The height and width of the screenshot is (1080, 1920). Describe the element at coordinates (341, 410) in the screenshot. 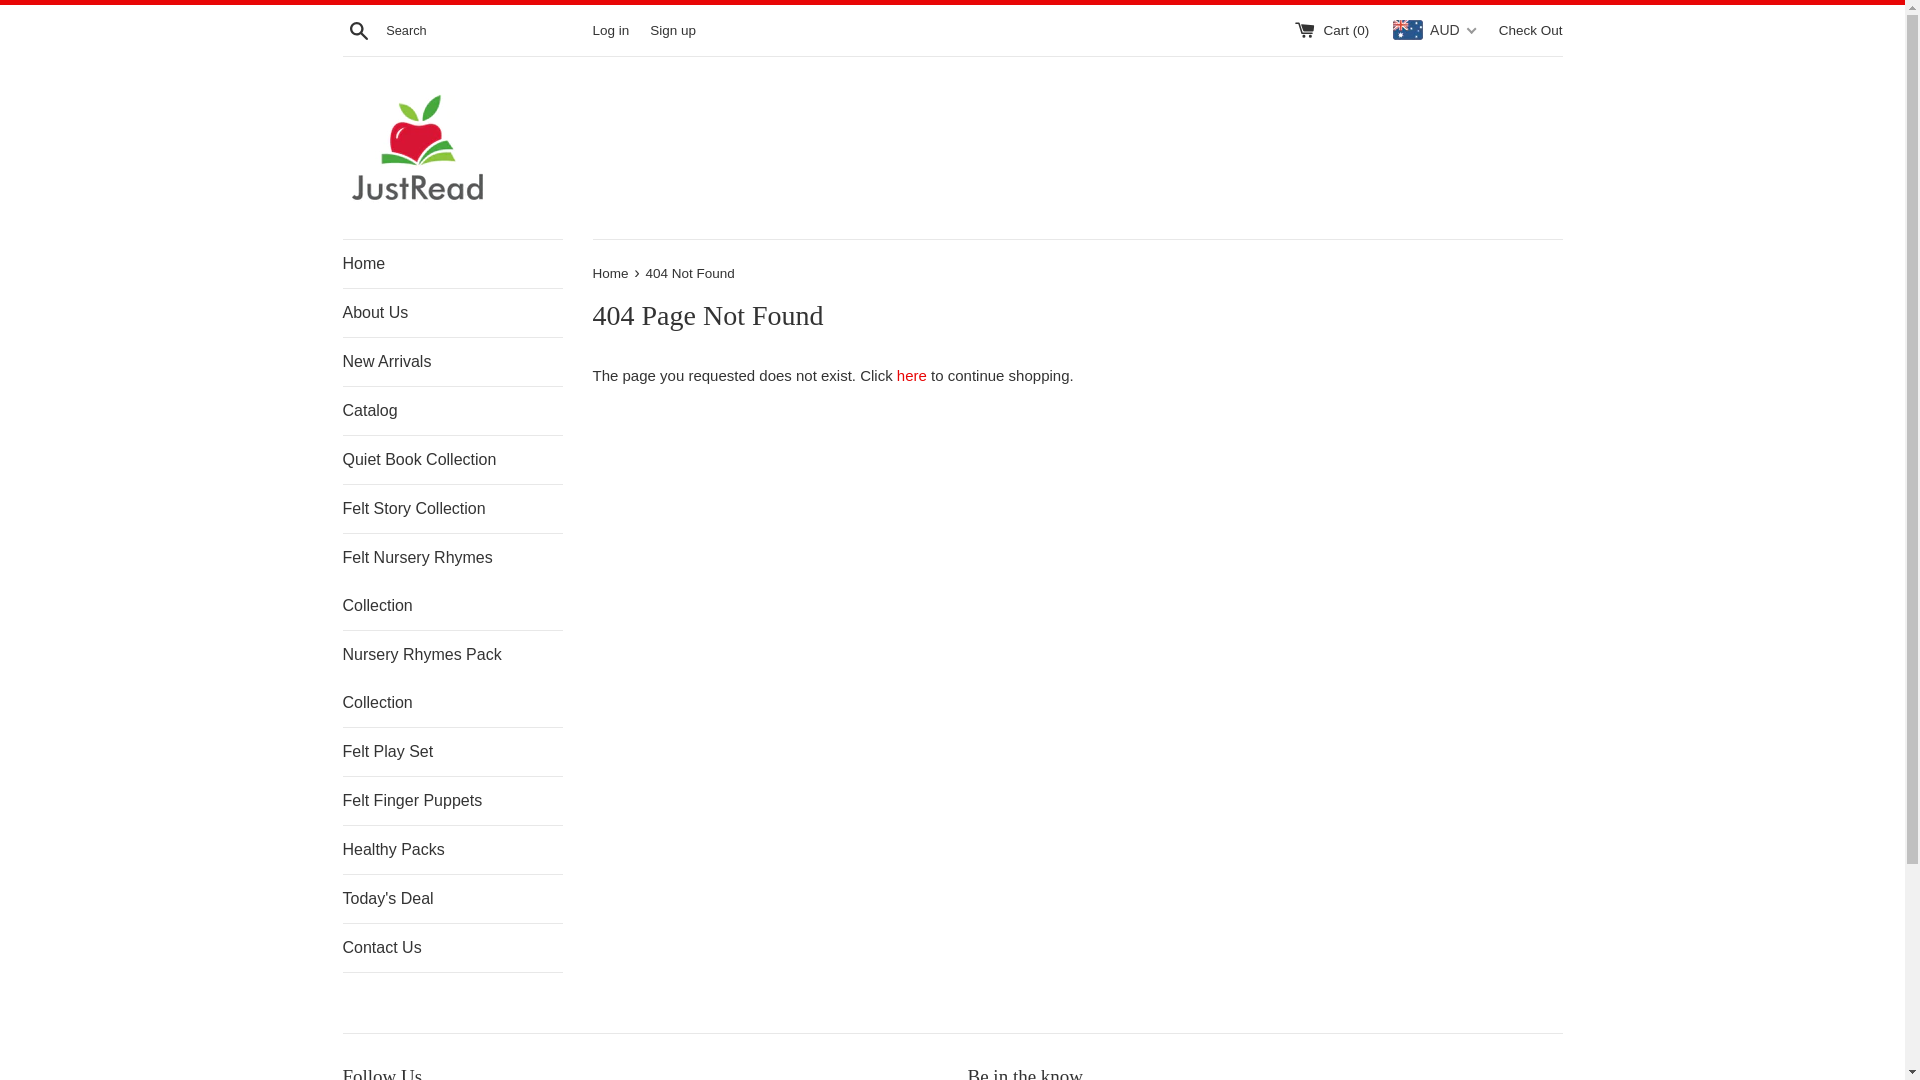

I see `'Catalog'` at that location.